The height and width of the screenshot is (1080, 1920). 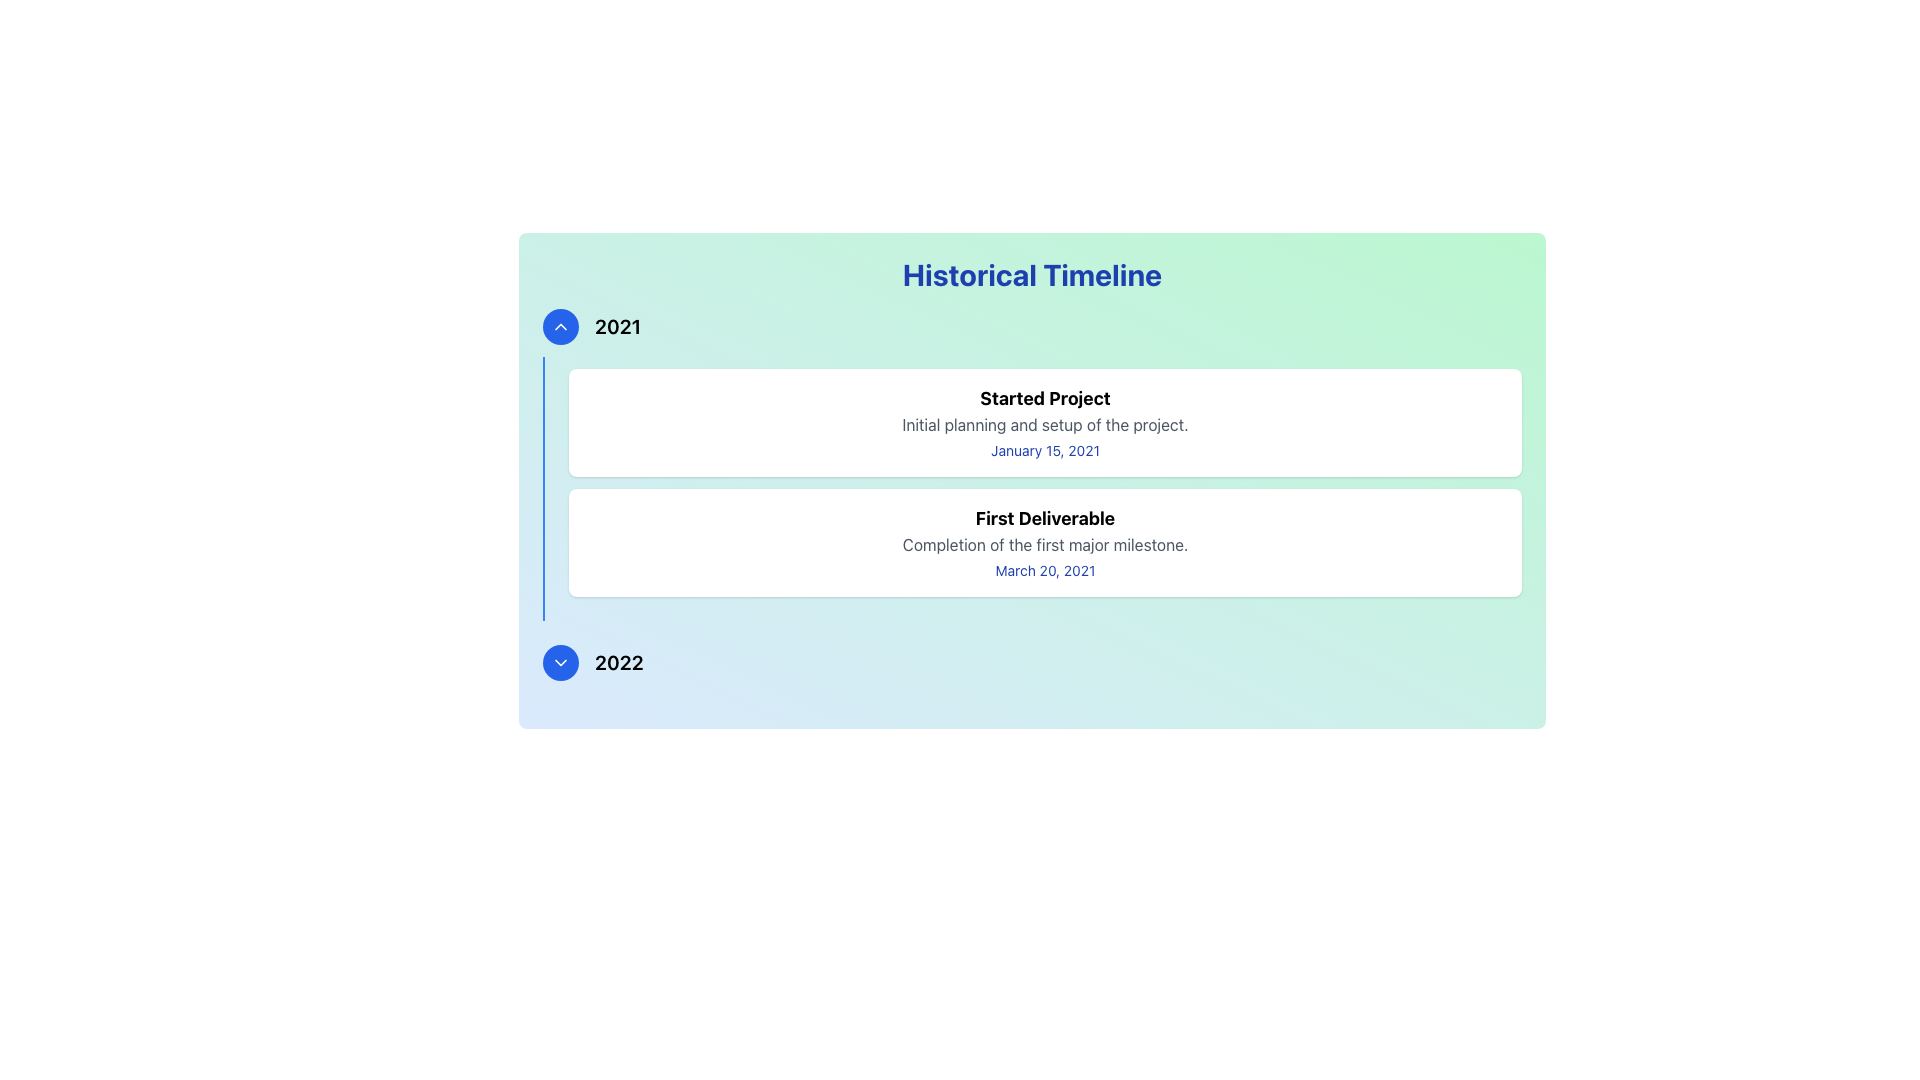 I want to click on the Milestone Card displaying 'First Deliverable' to focus on the details of the second item in the vertical timeline for the year 2021, so click(x=1044, y=543).